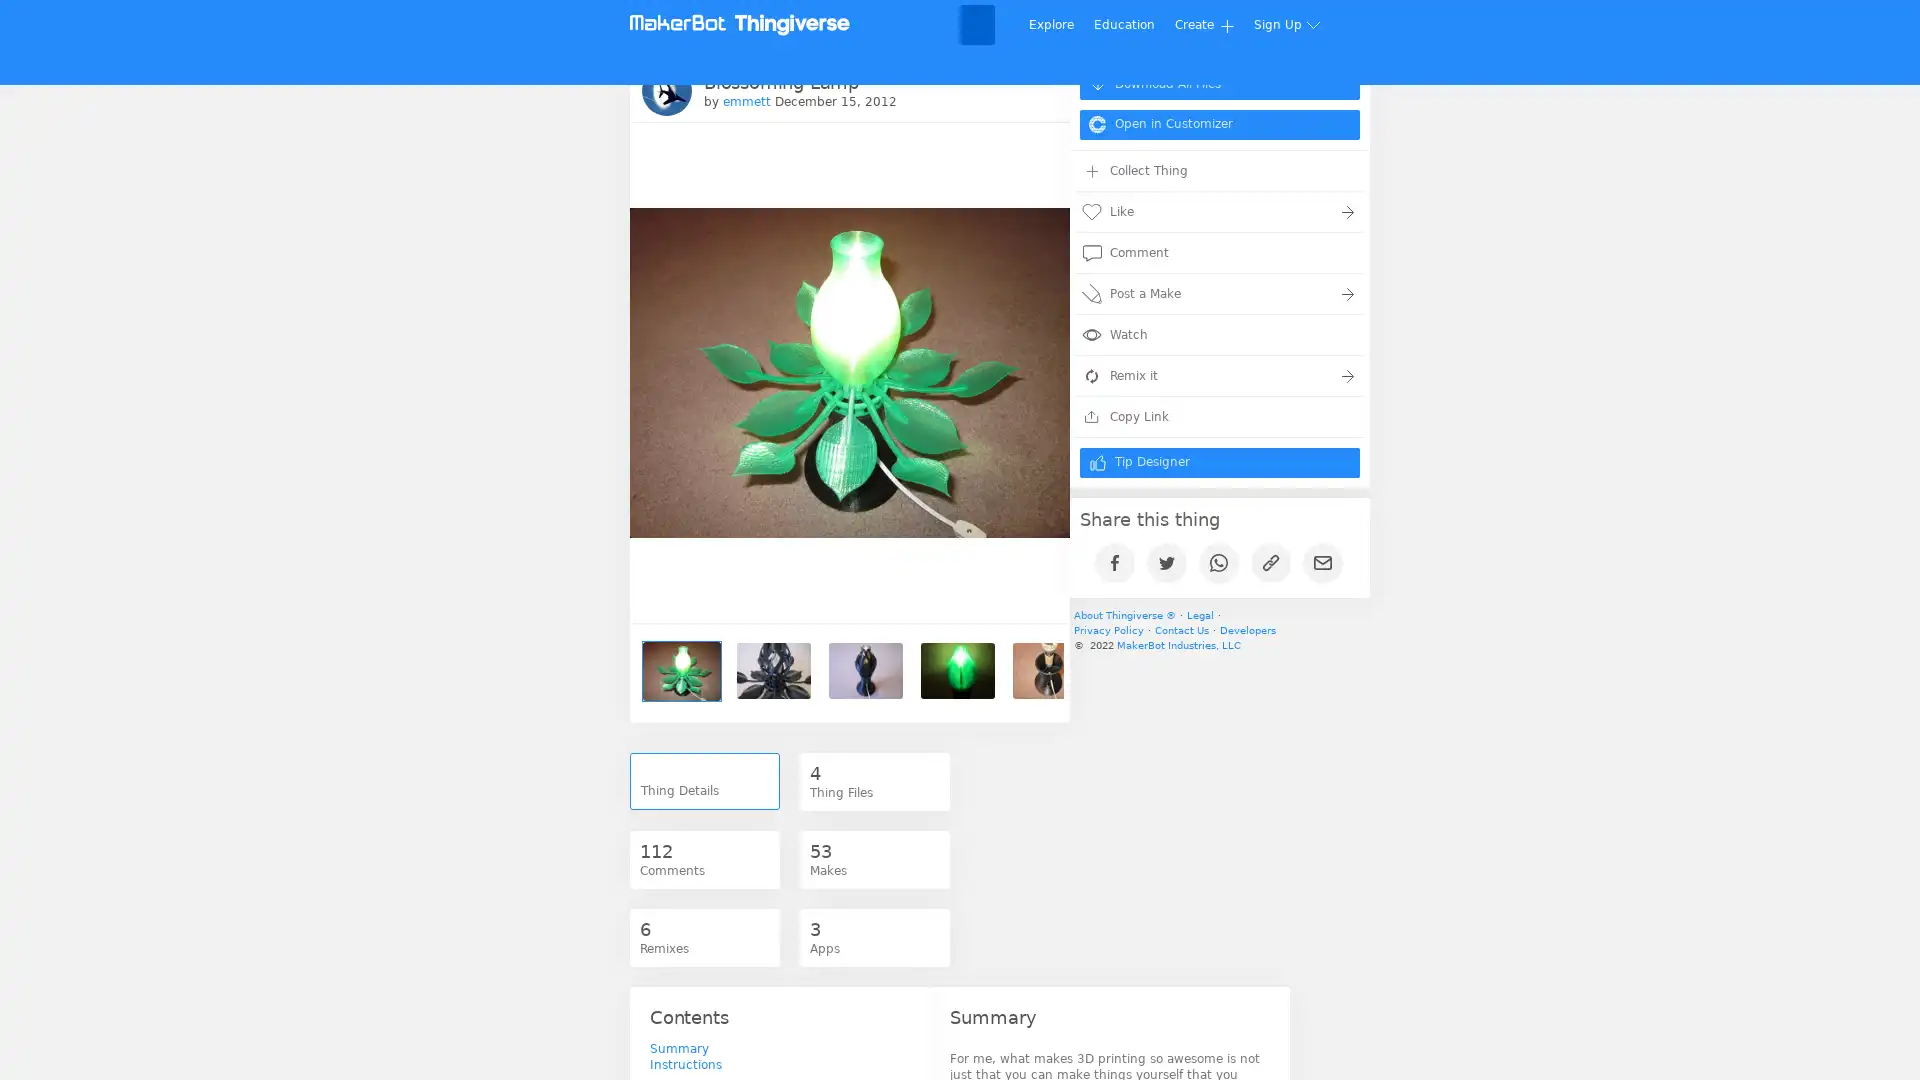 The height and width of the screenshot is (1080, 1920). I want to click on slide item 8, so click(1325, 670).